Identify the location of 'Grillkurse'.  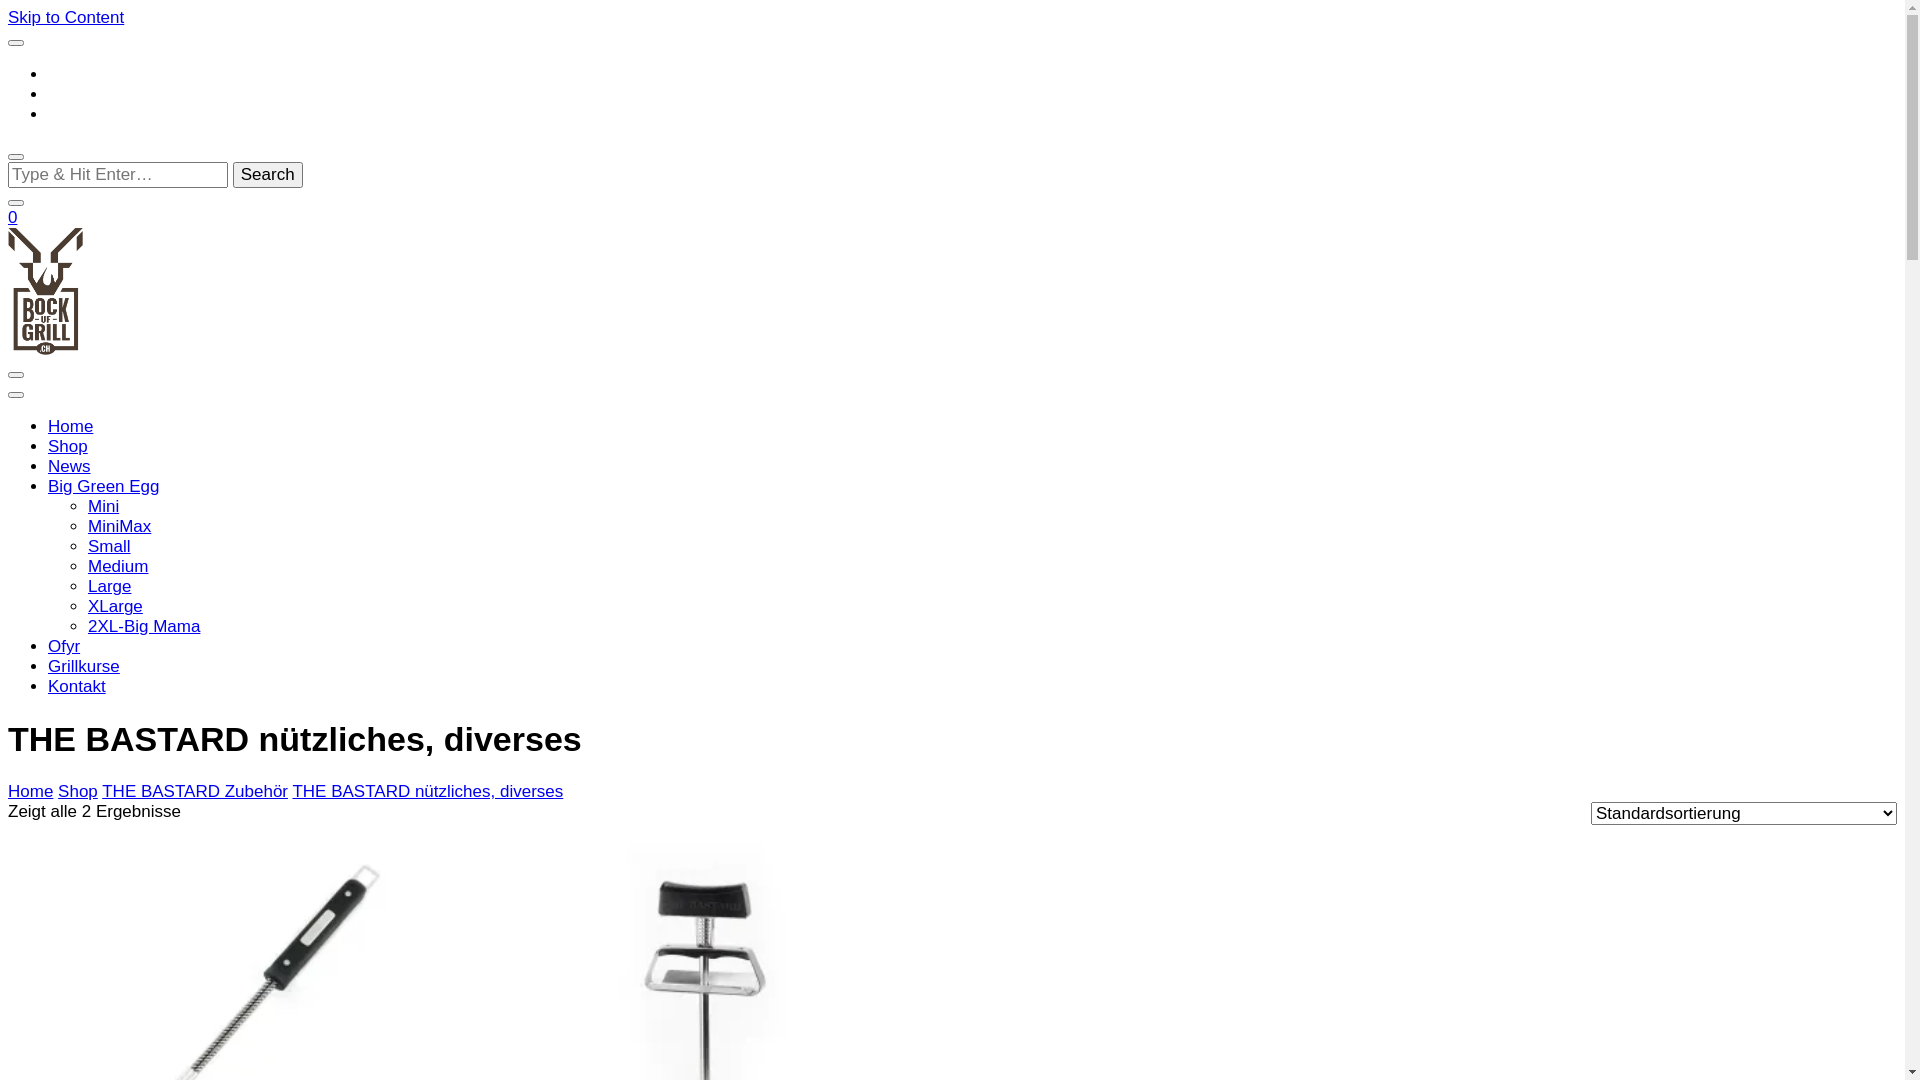
(82, 666).